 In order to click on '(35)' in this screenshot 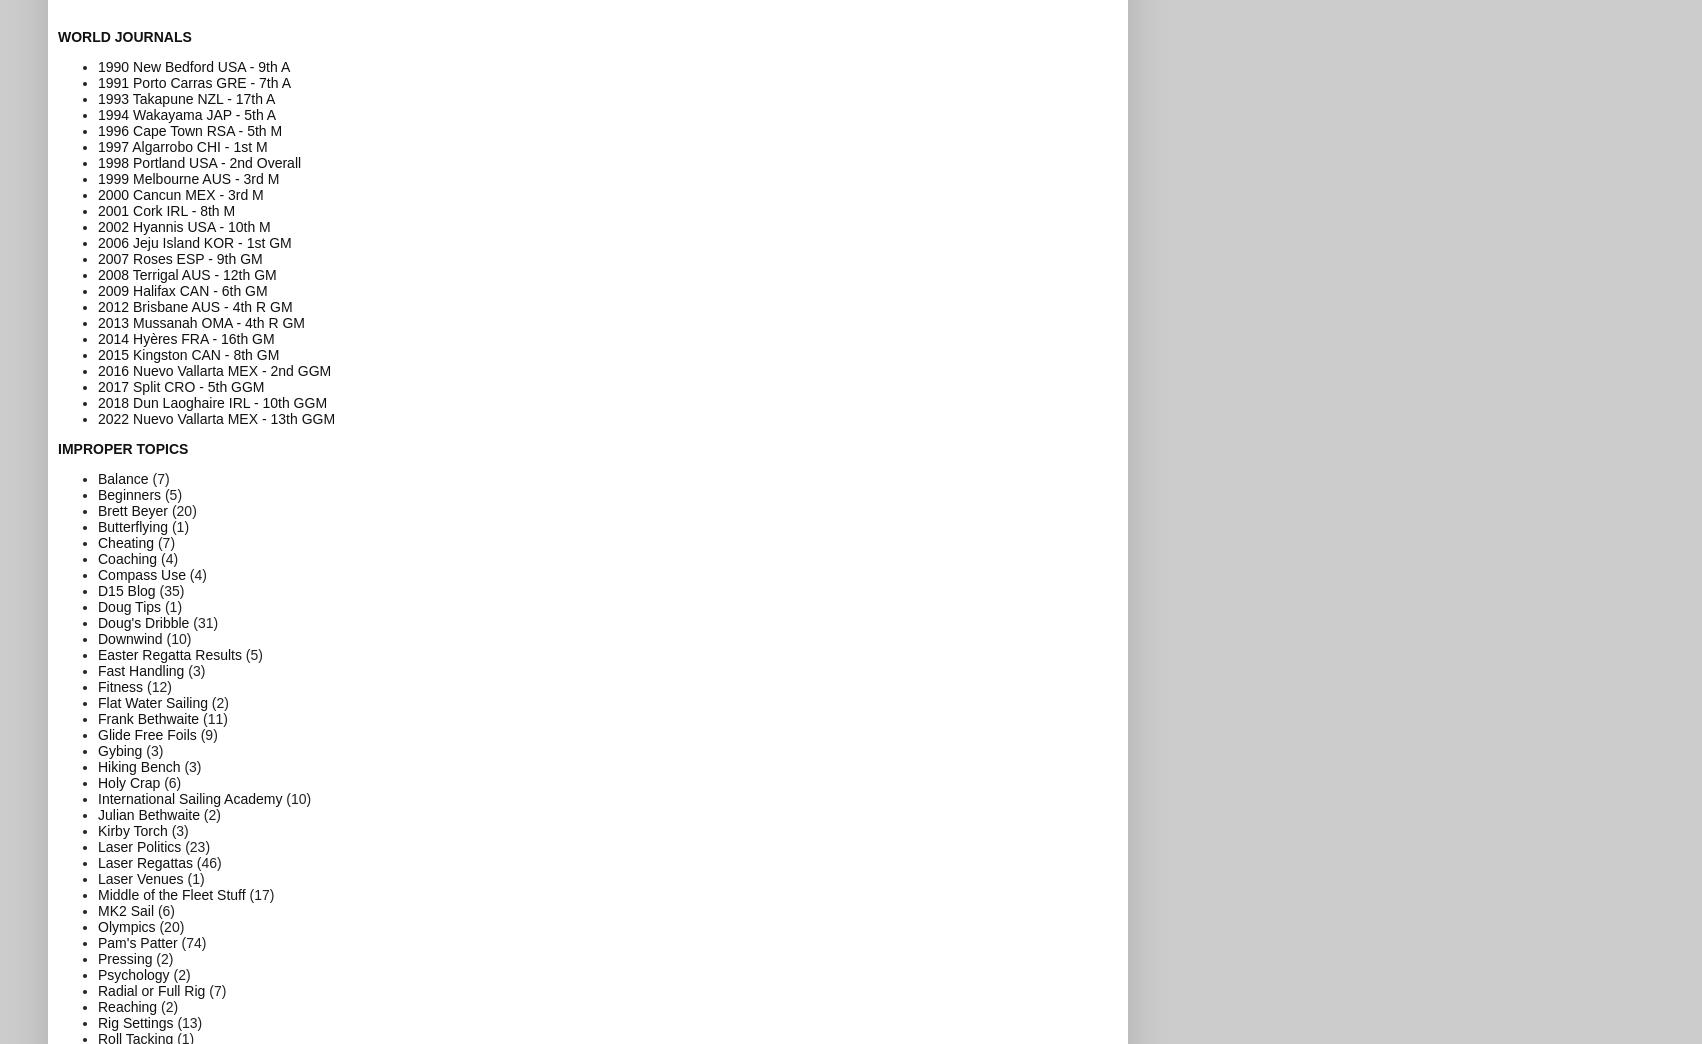, I will do `click(157, 589)`.